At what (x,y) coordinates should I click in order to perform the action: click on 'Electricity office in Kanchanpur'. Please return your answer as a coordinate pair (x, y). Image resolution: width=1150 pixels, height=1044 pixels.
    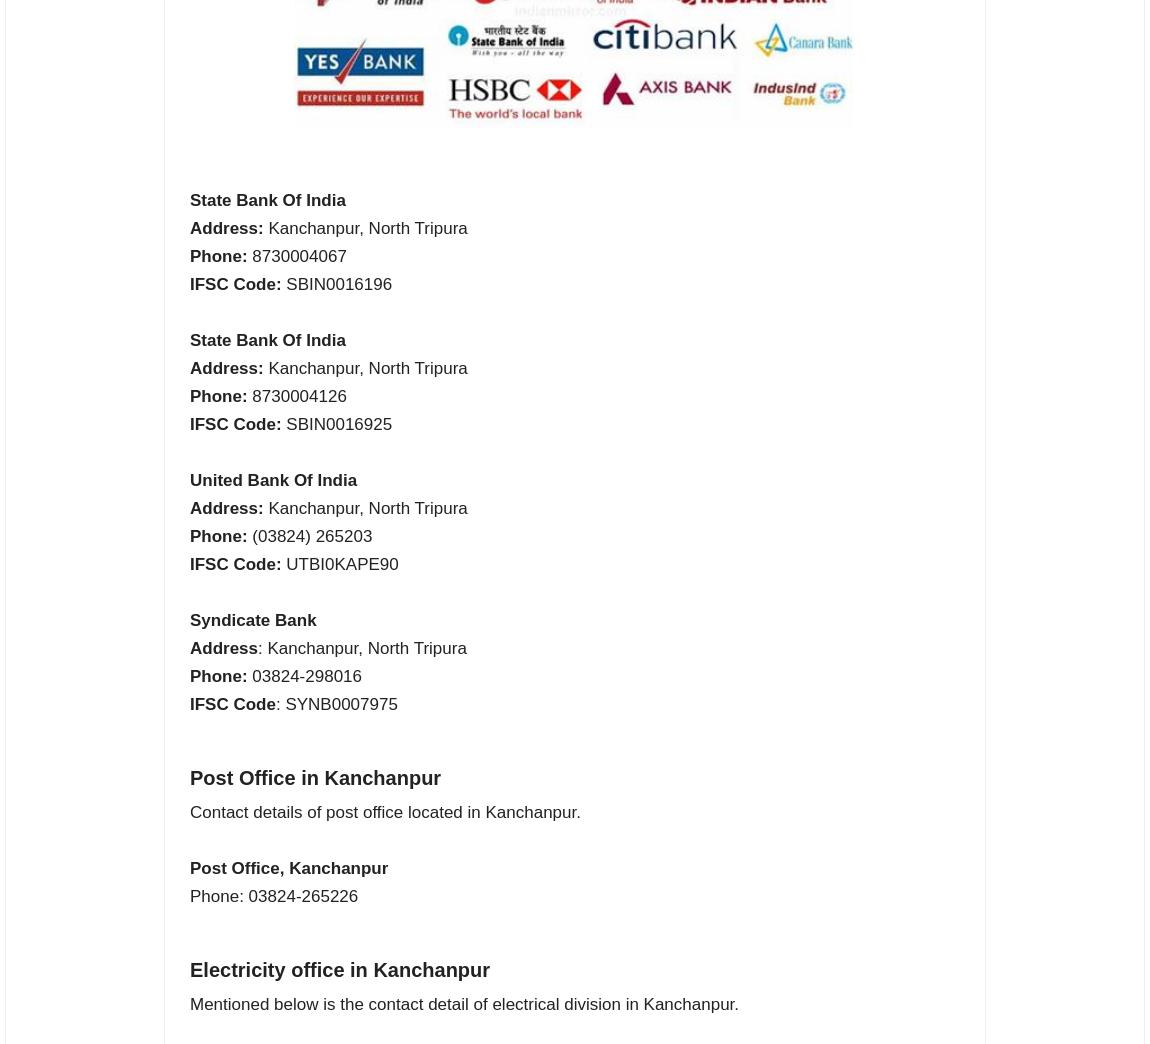
    Looking at the image, I should click on (340, 968).